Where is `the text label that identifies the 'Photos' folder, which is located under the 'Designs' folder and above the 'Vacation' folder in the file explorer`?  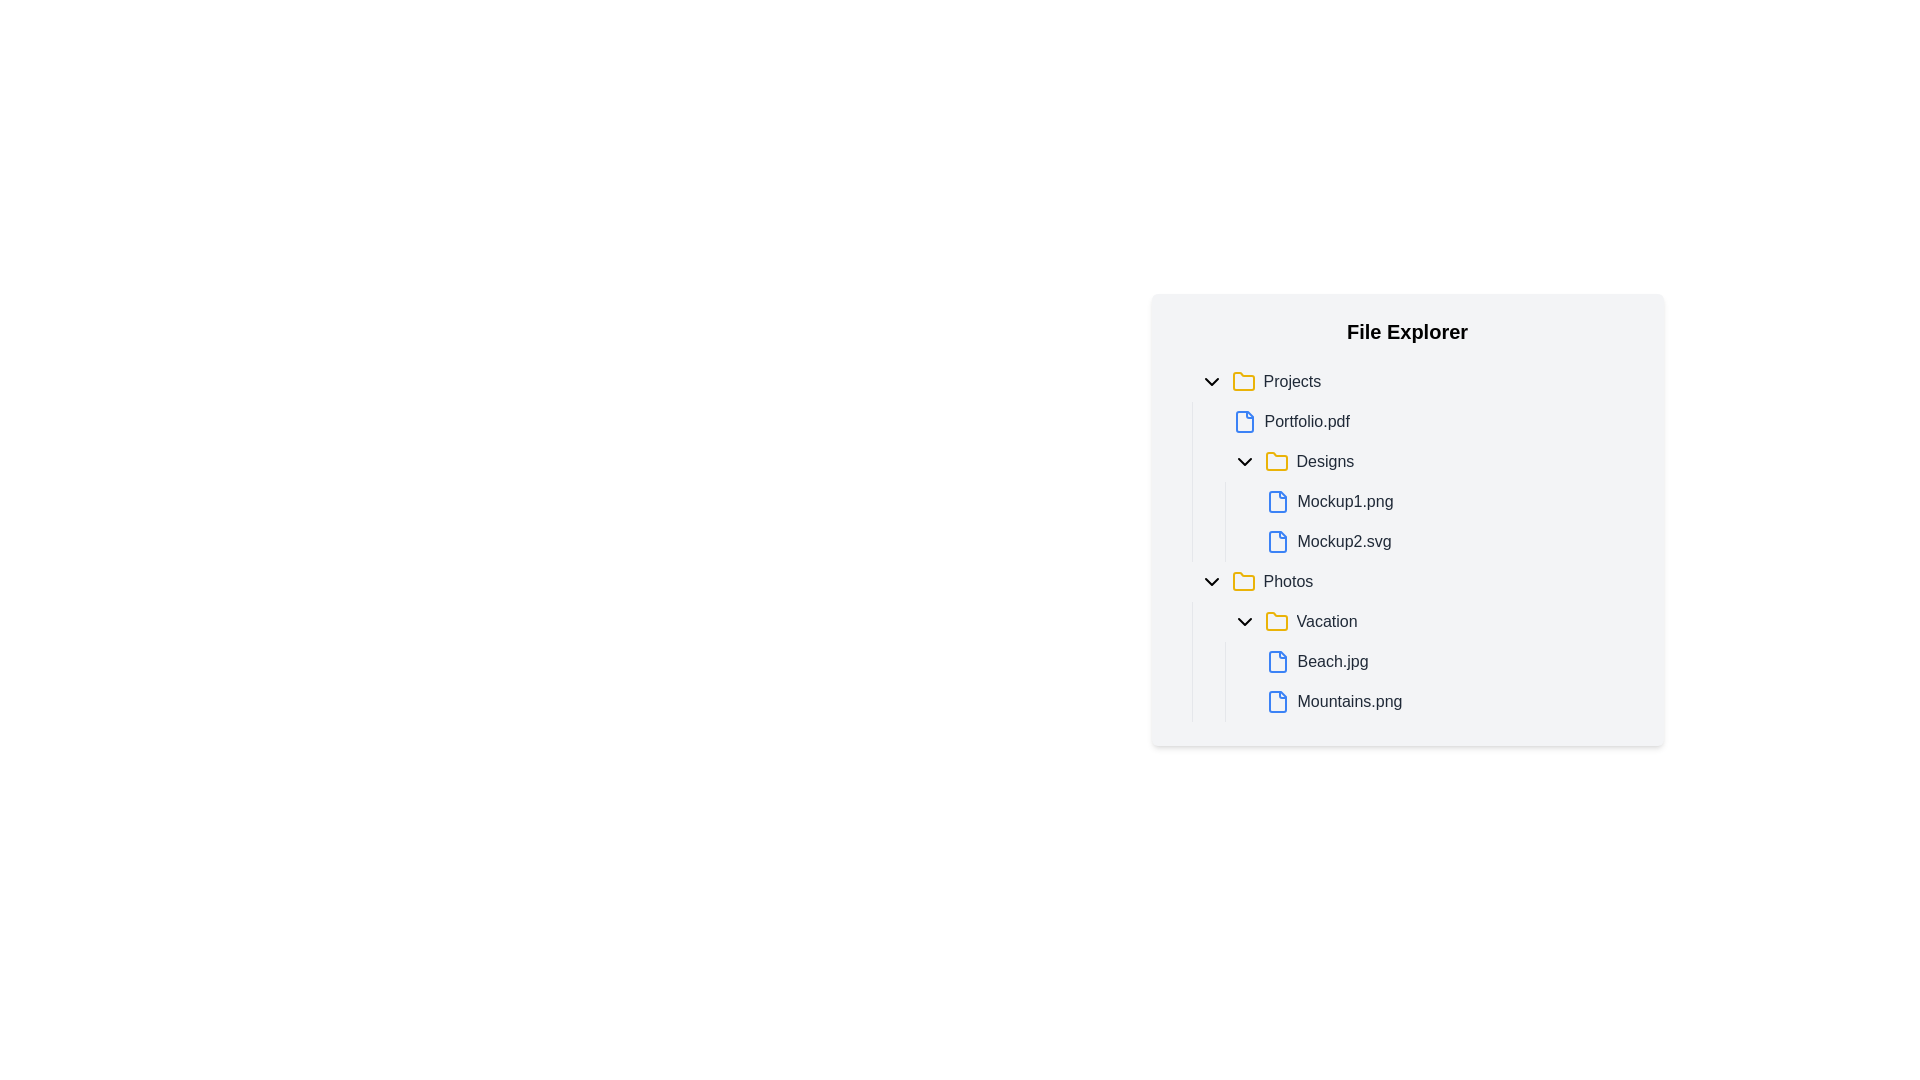
the text label that identifies the 'Photos' folder, which is located under the 'Designs' folder and above the 'Vacation' folder in the file explorer is located at coordinates (1288, 582).